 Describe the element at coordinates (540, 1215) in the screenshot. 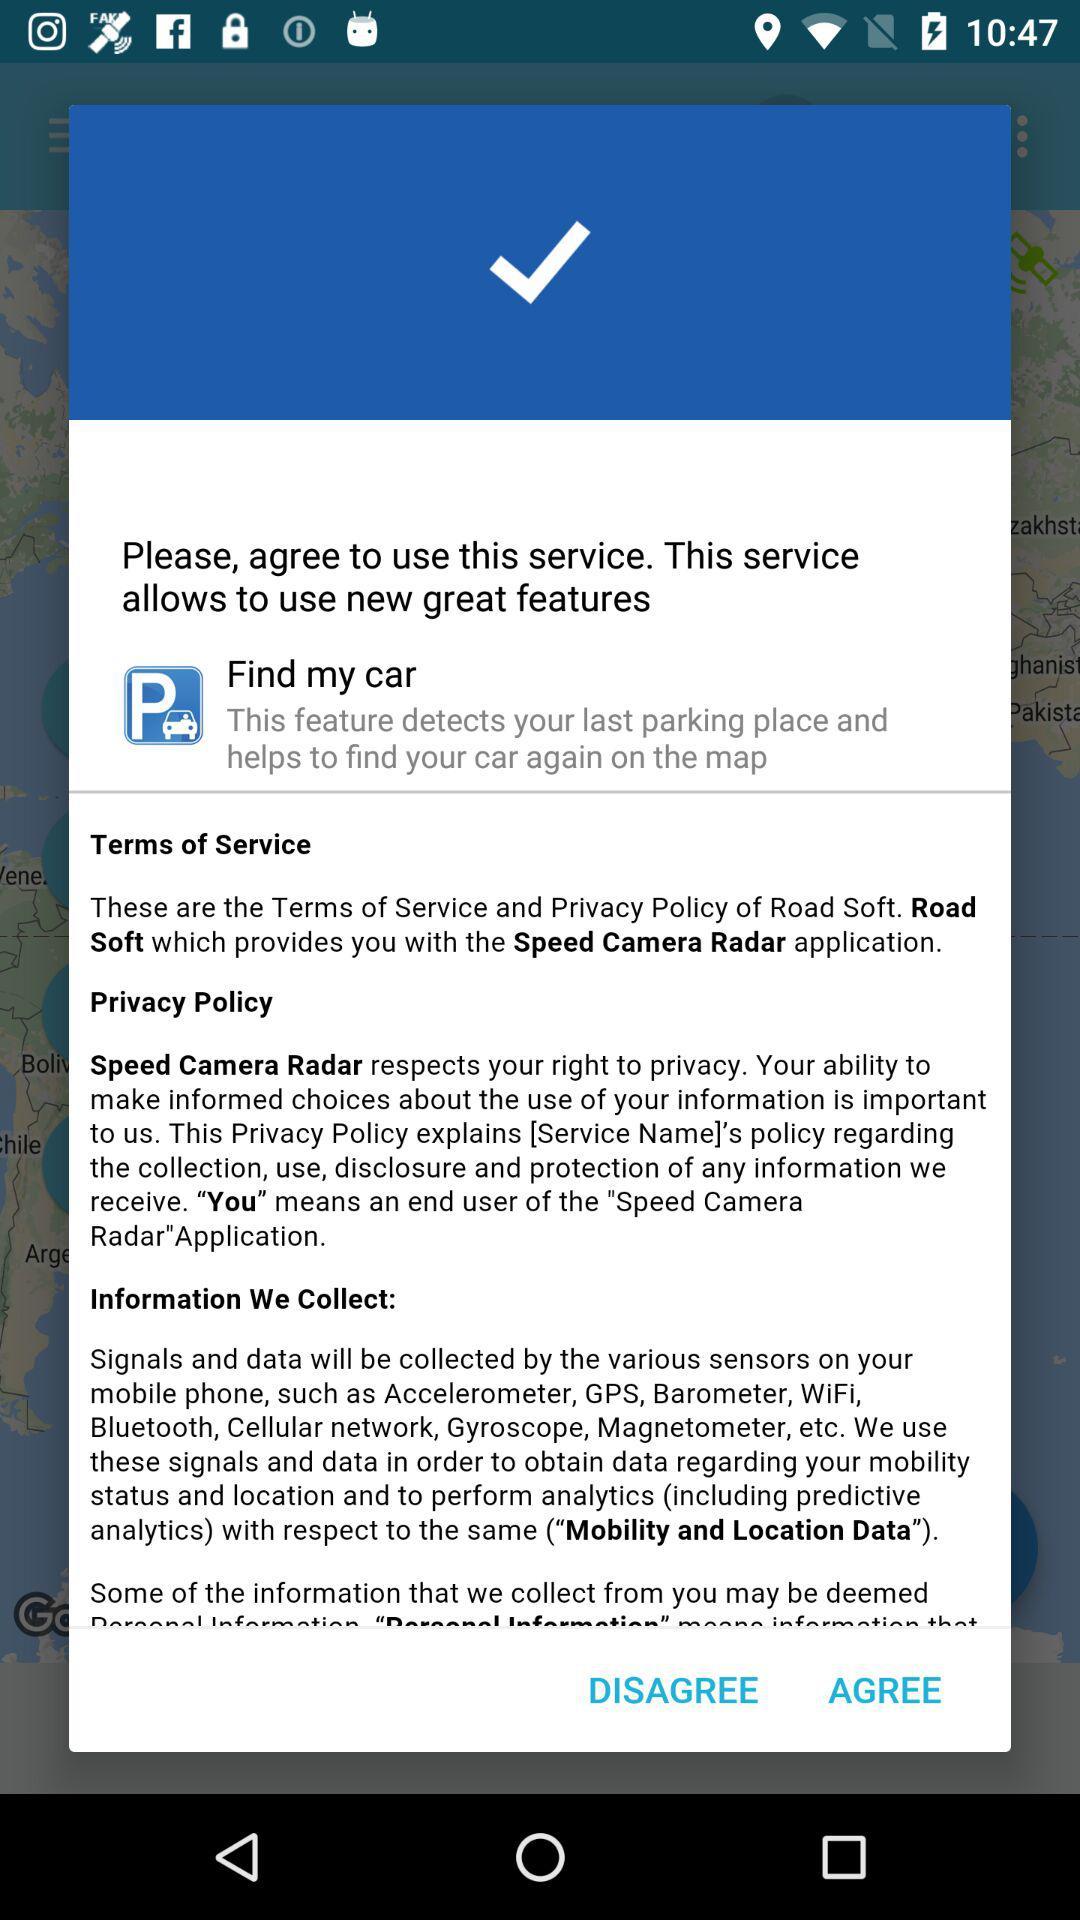

I see `terms of service agreement` at that location.